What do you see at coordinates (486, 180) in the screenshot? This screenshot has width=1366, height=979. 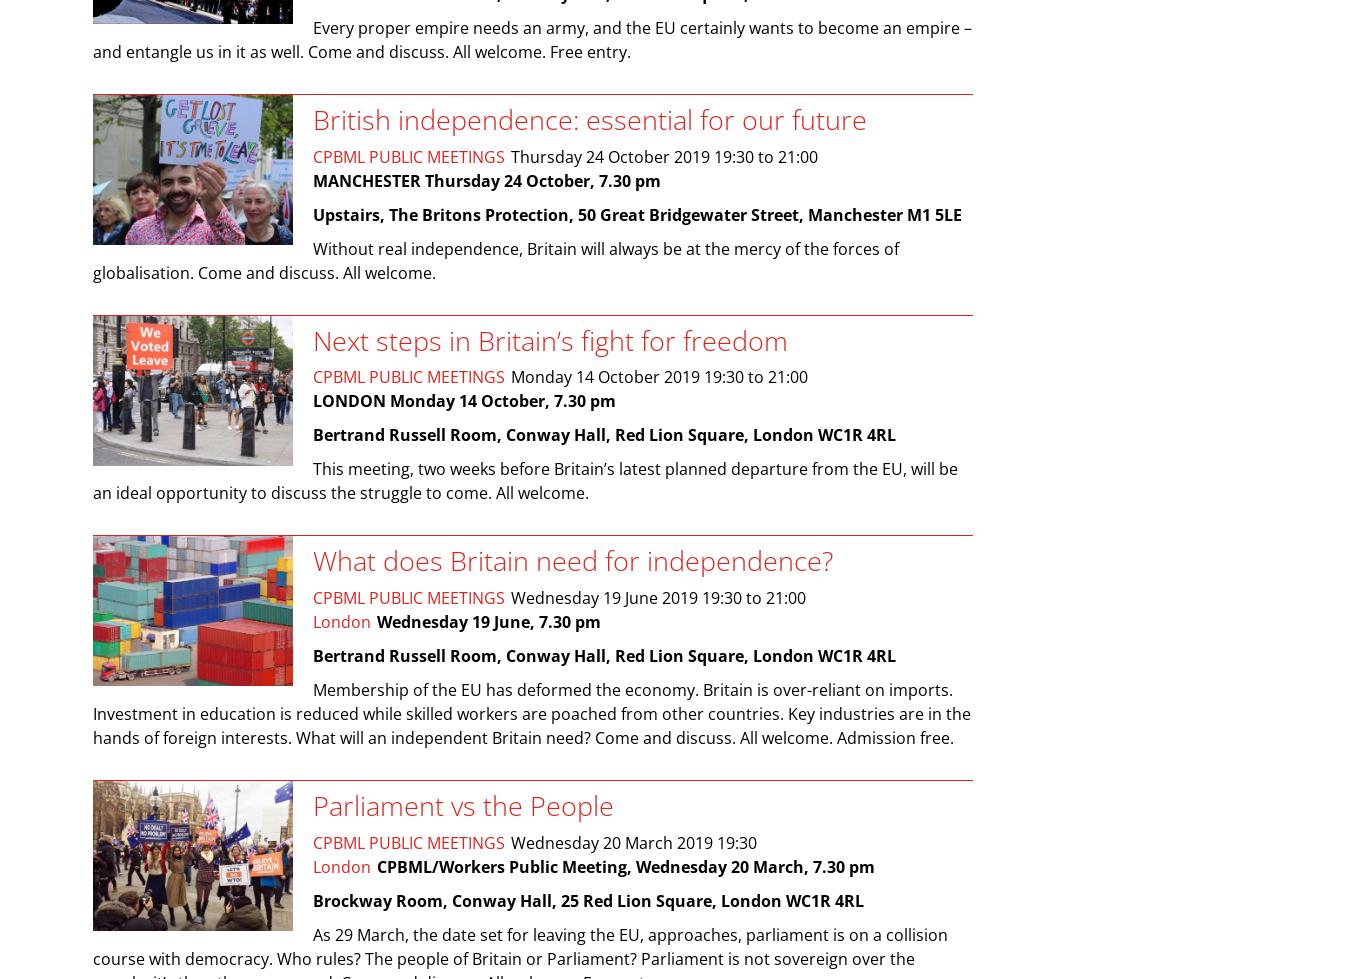 I see `'MANCHESTER Thursday 24 October, 7.30 pm'` at bounding box center [486, 180].